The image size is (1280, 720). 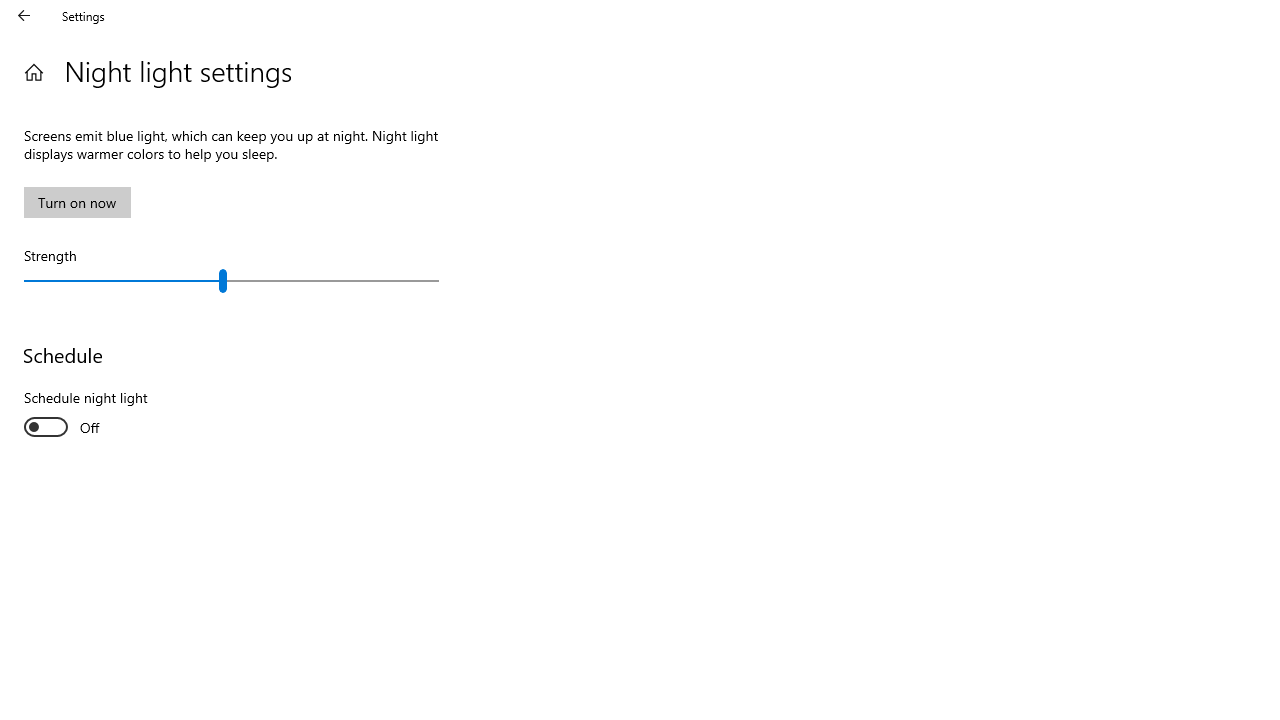 I want to click on 'Back', so click(x=24, y=15).